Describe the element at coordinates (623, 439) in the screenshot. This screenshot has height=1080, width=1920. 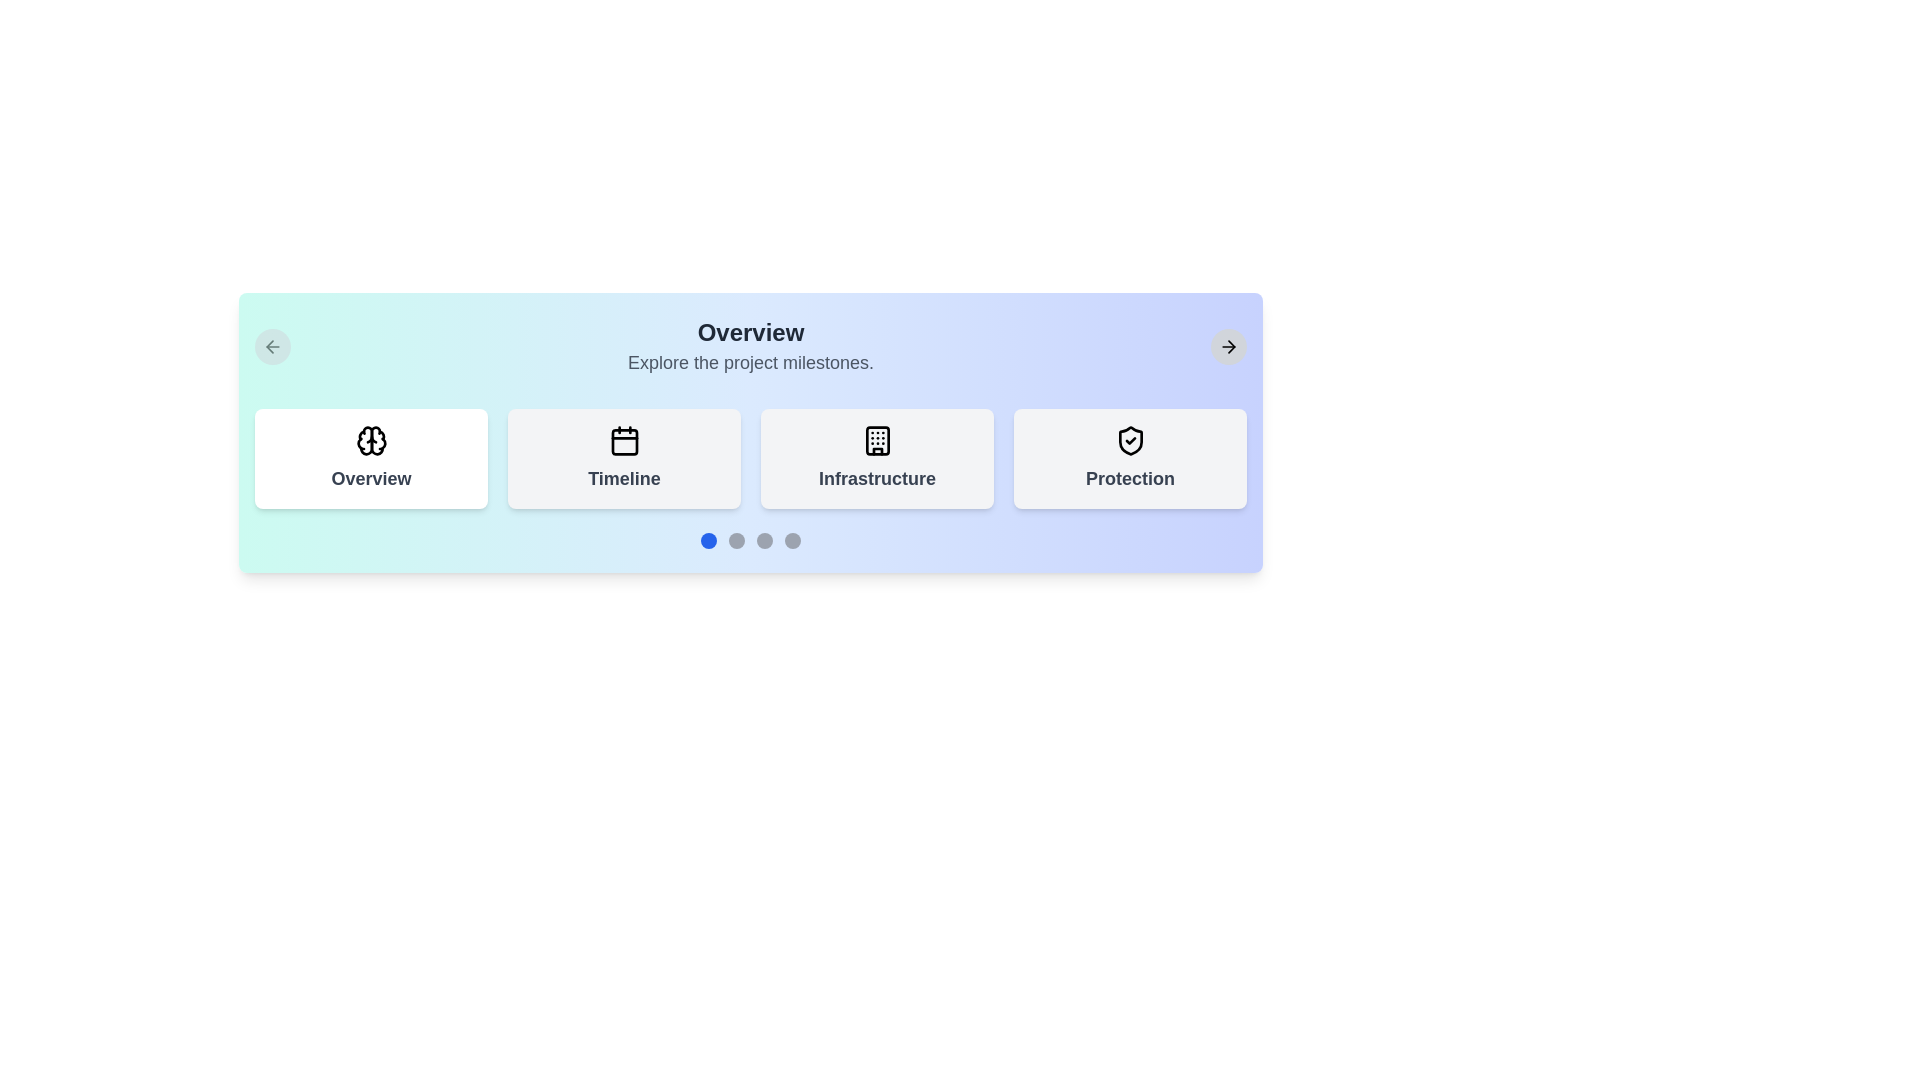
I see `the calendar icon located at the top of the 'Timeline' card, which features a modern design with a rounded rectangular base and vertical lines` at that location.